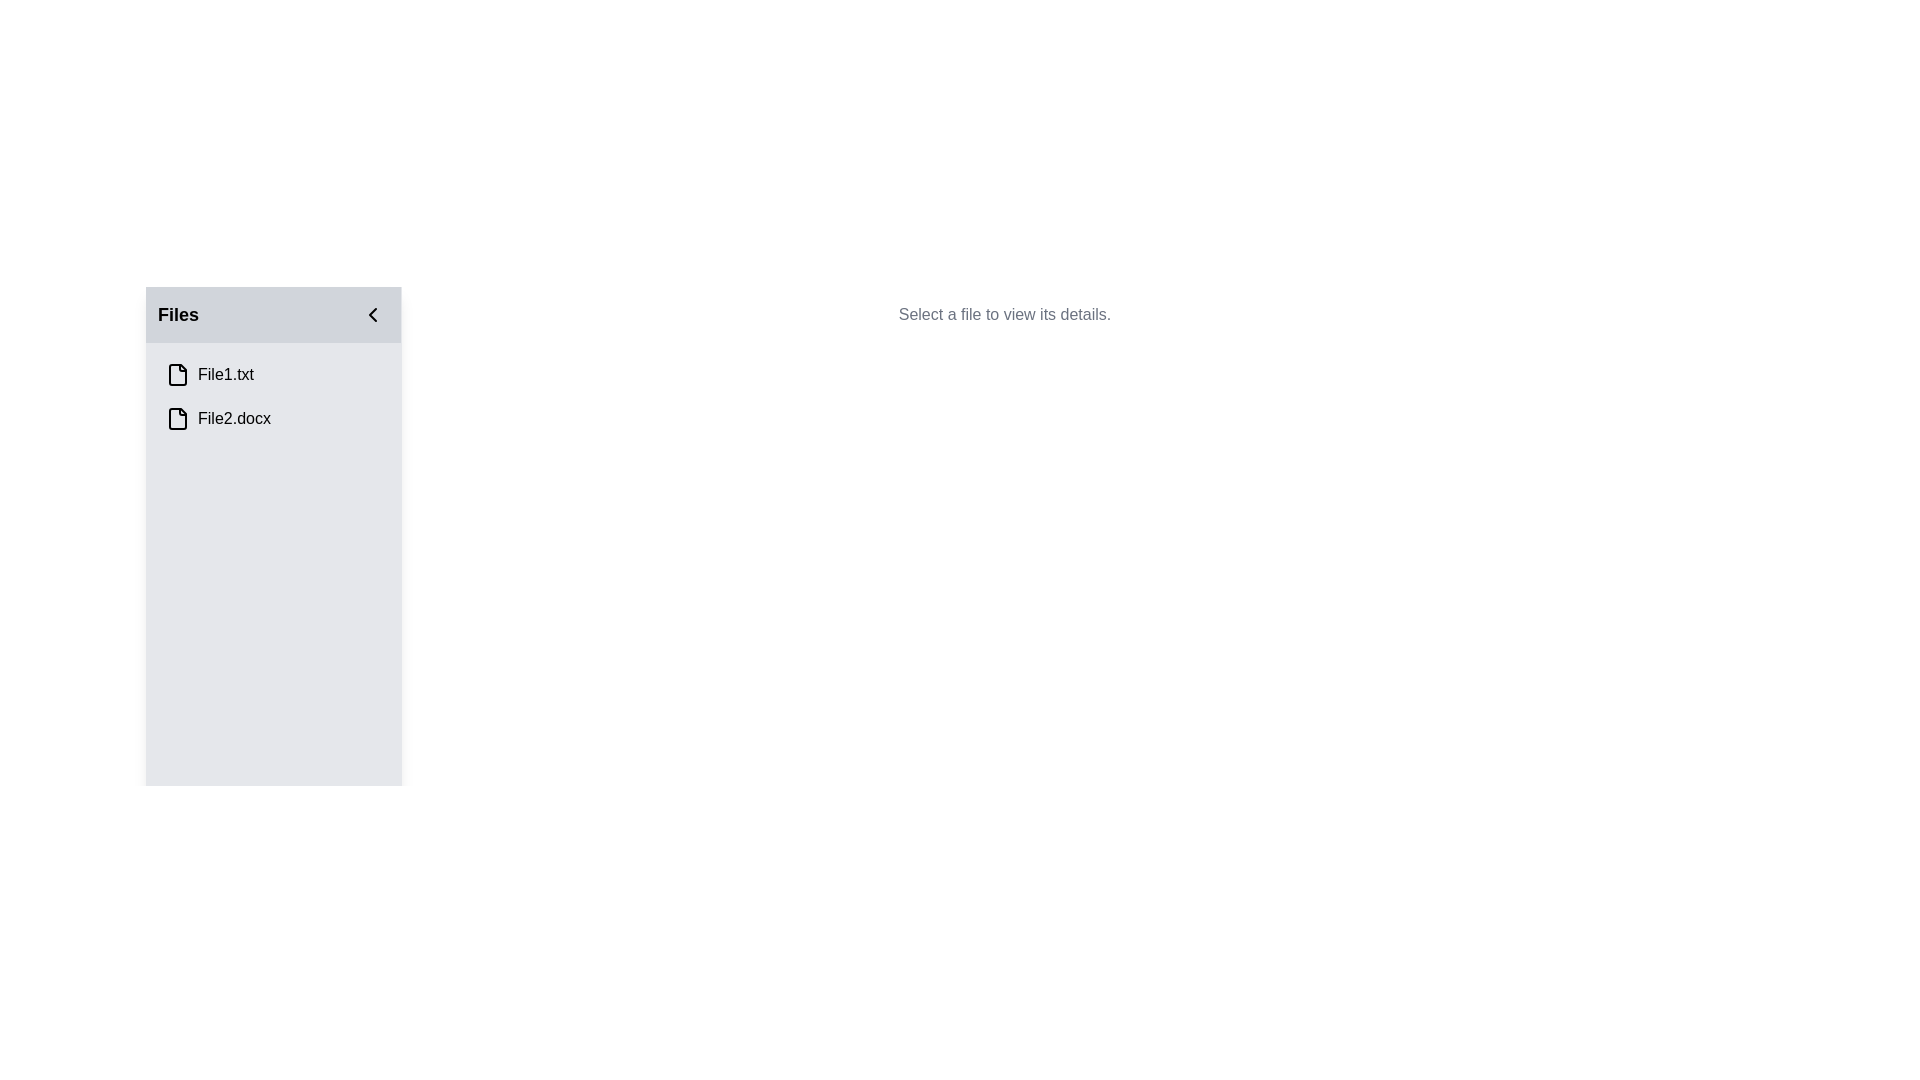 The height and width of the screenshot is (1080, 1920). Describe the element at coordinates (177, 418) in the screenshot. I see `the document file icon for 'File2.docx', which is located in the second row of the file entries on the left sidebar` at that location.